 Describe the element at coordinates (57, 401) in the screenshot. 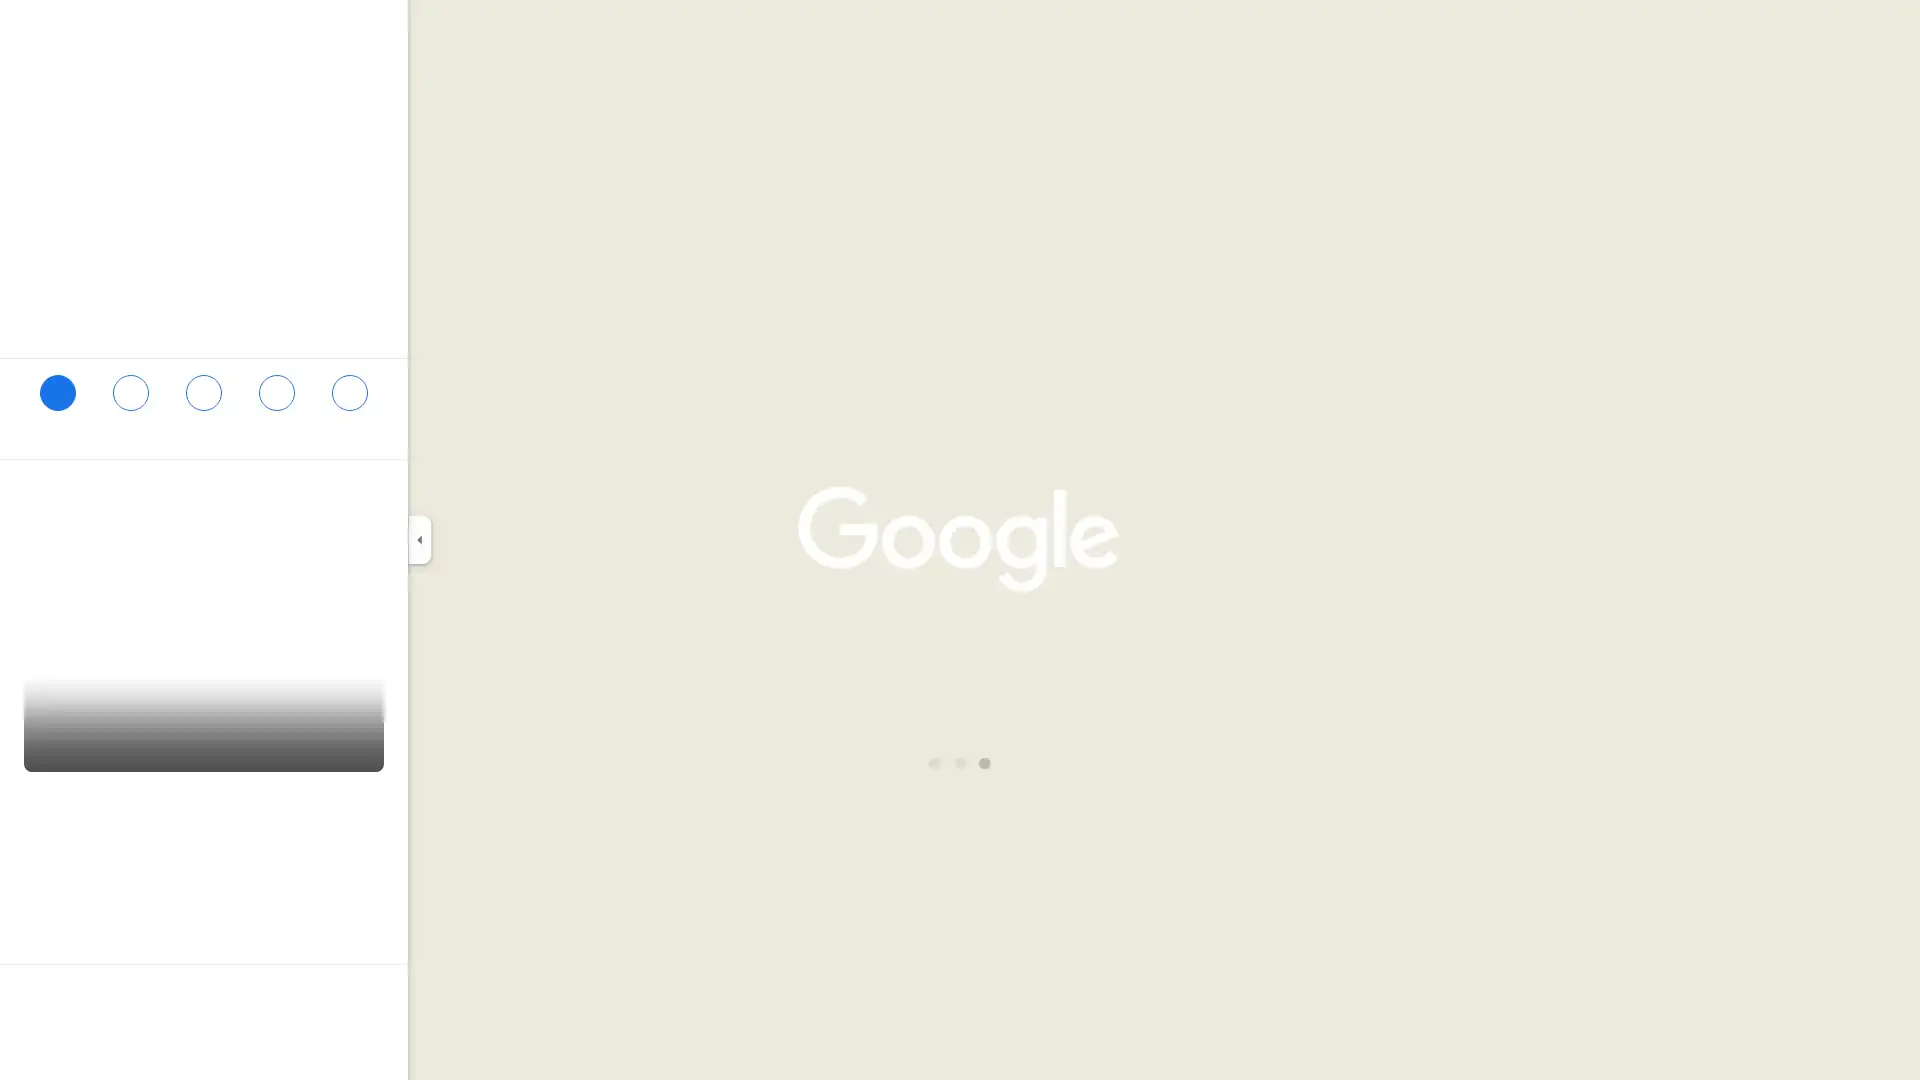

I see `Directions to Grunberger Str. 65` at that location.